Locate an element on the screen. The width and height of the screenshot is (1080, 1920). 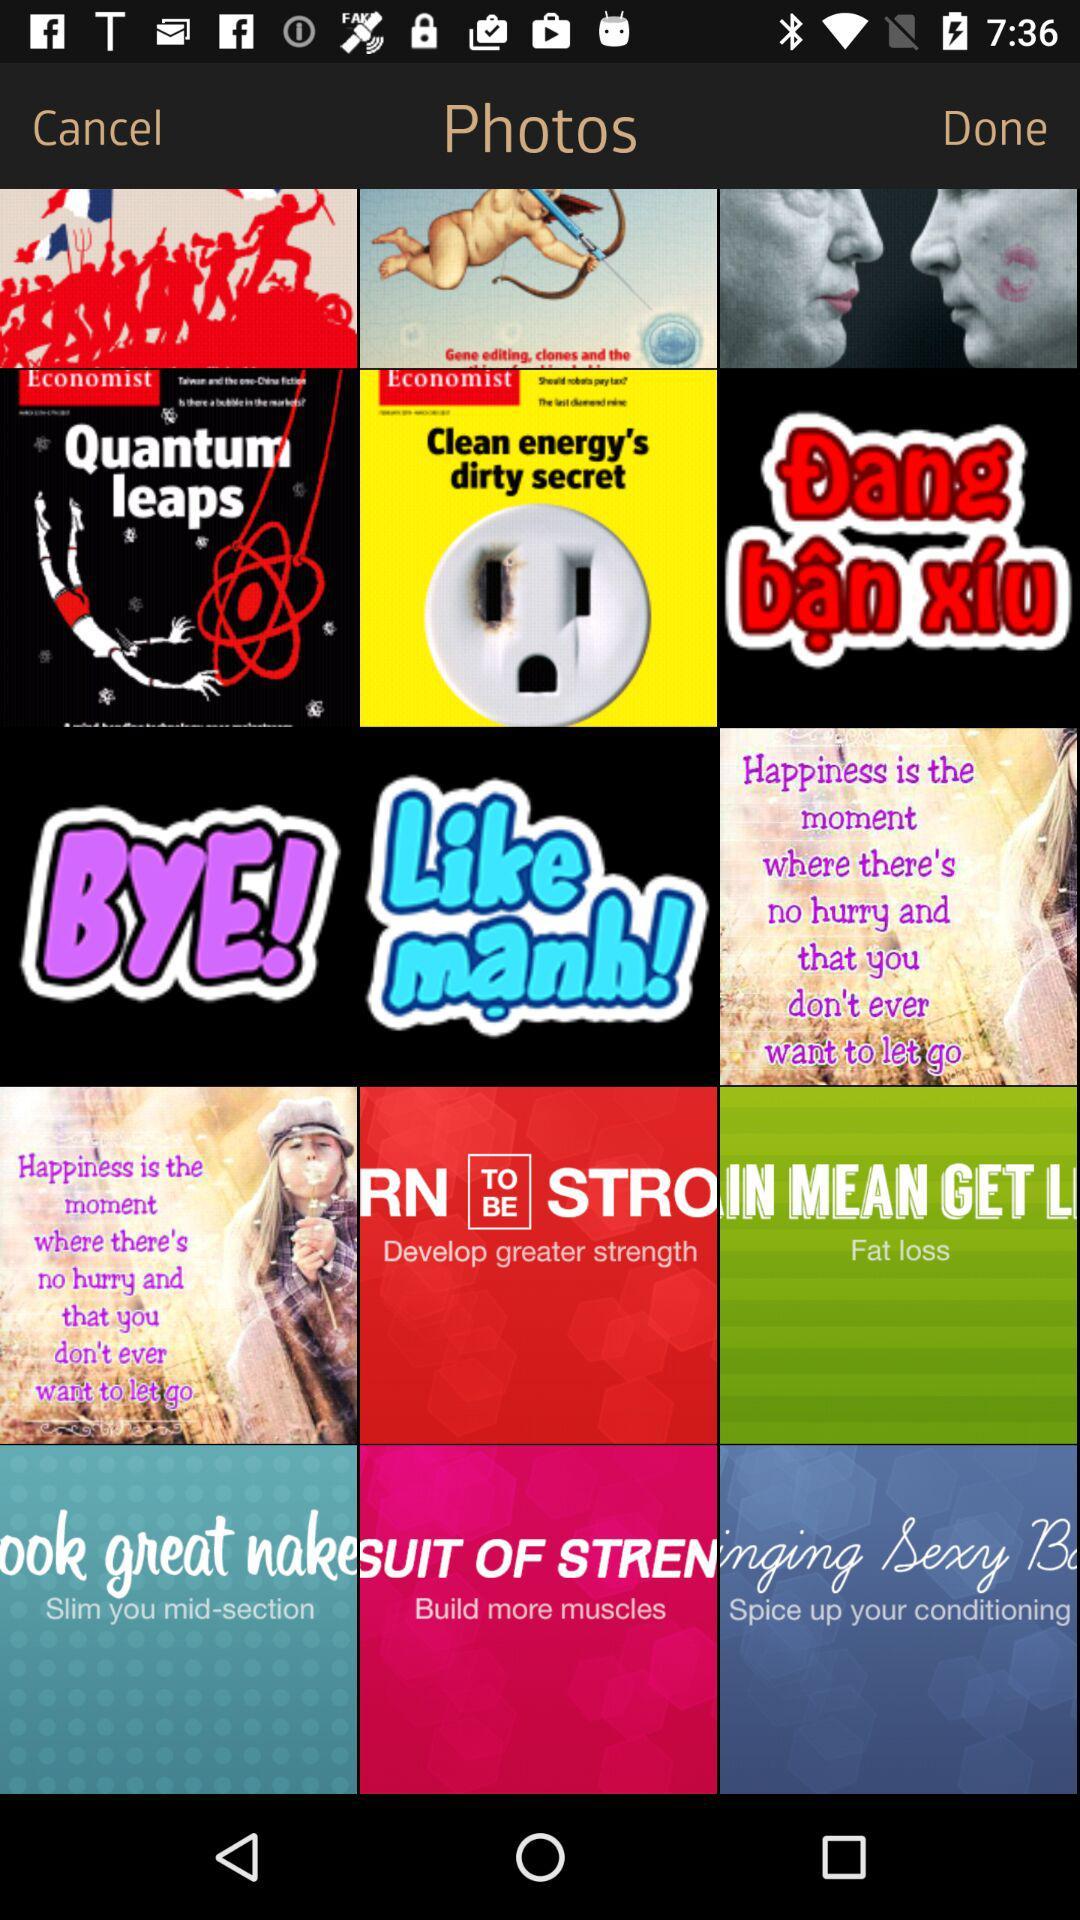
the item below done is located at coordinates (897, 277).